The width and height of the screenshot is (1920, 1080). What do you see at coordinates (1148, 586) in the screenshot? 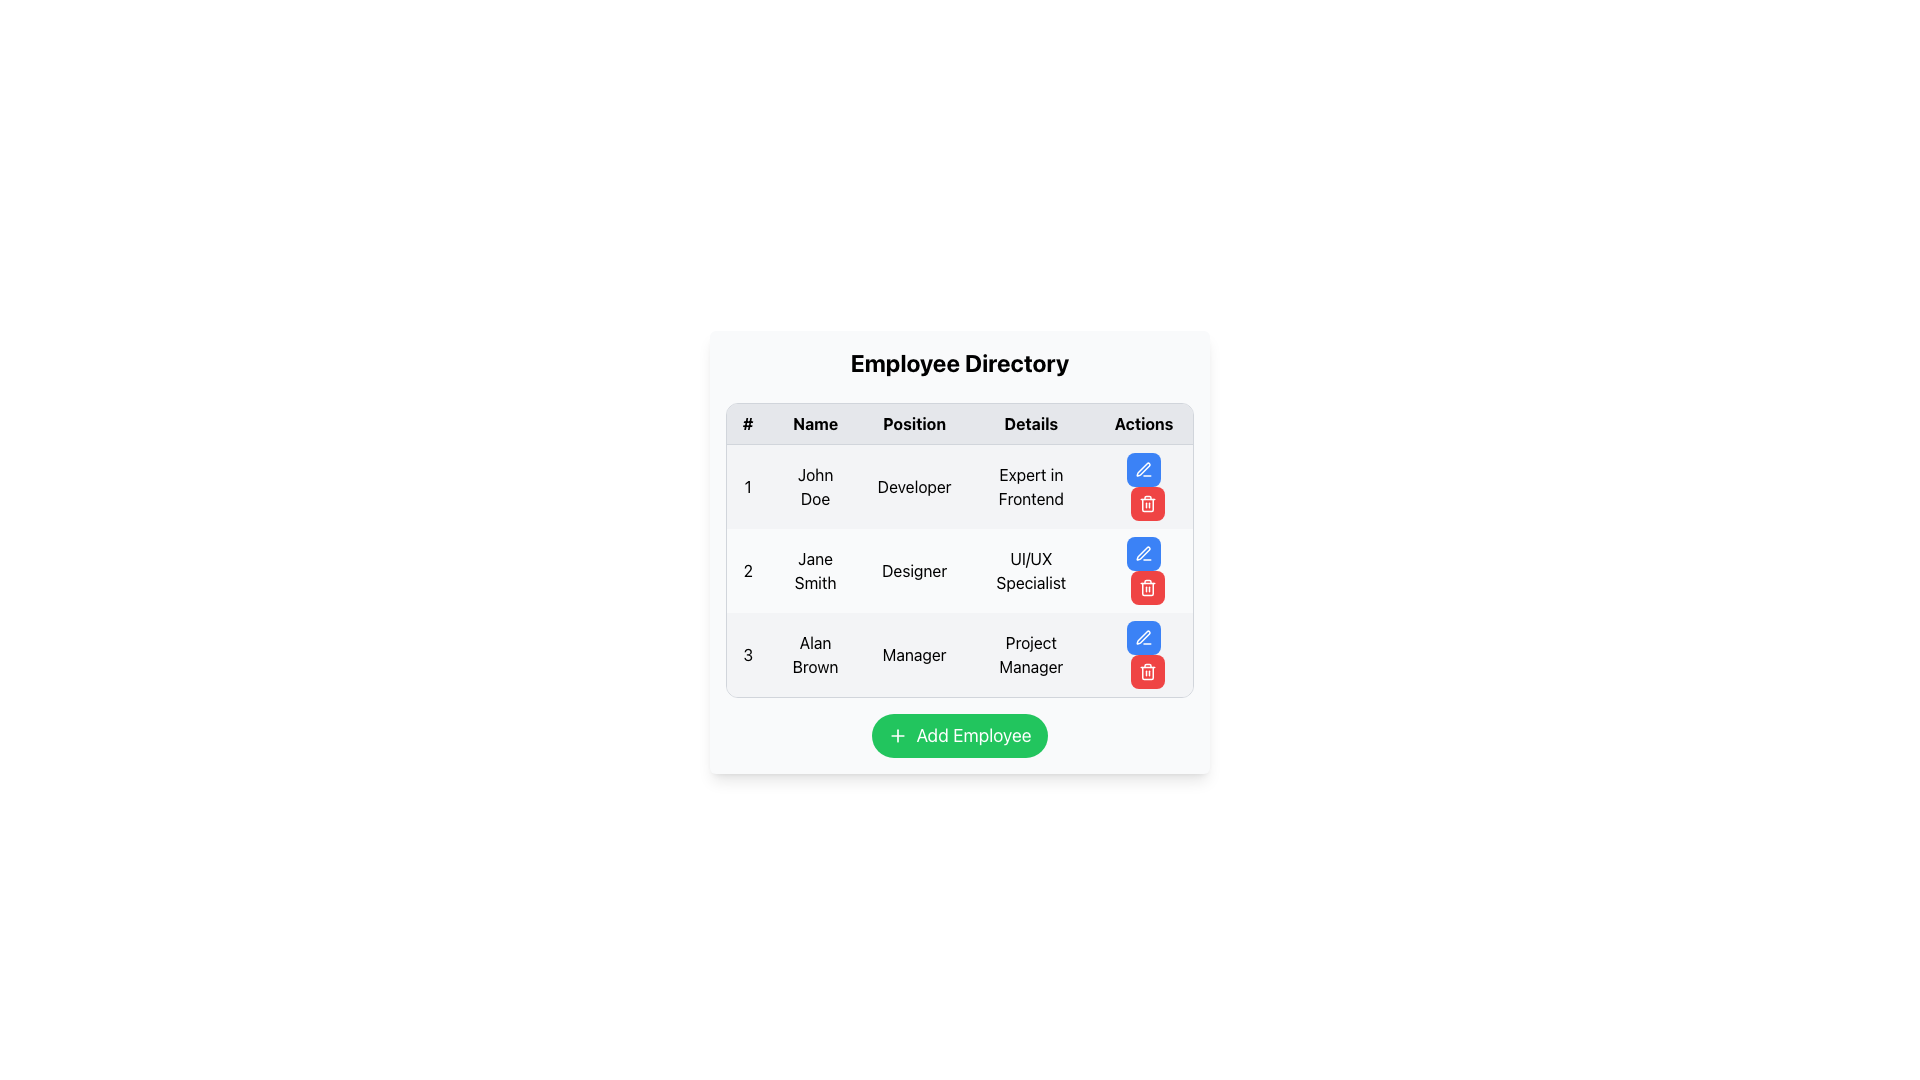
I see `the red rounded rectangle button with a white trash can icon located to the right of the row for Jane Smith, Designer in the Actions column` at bounding box center [1148, 586].